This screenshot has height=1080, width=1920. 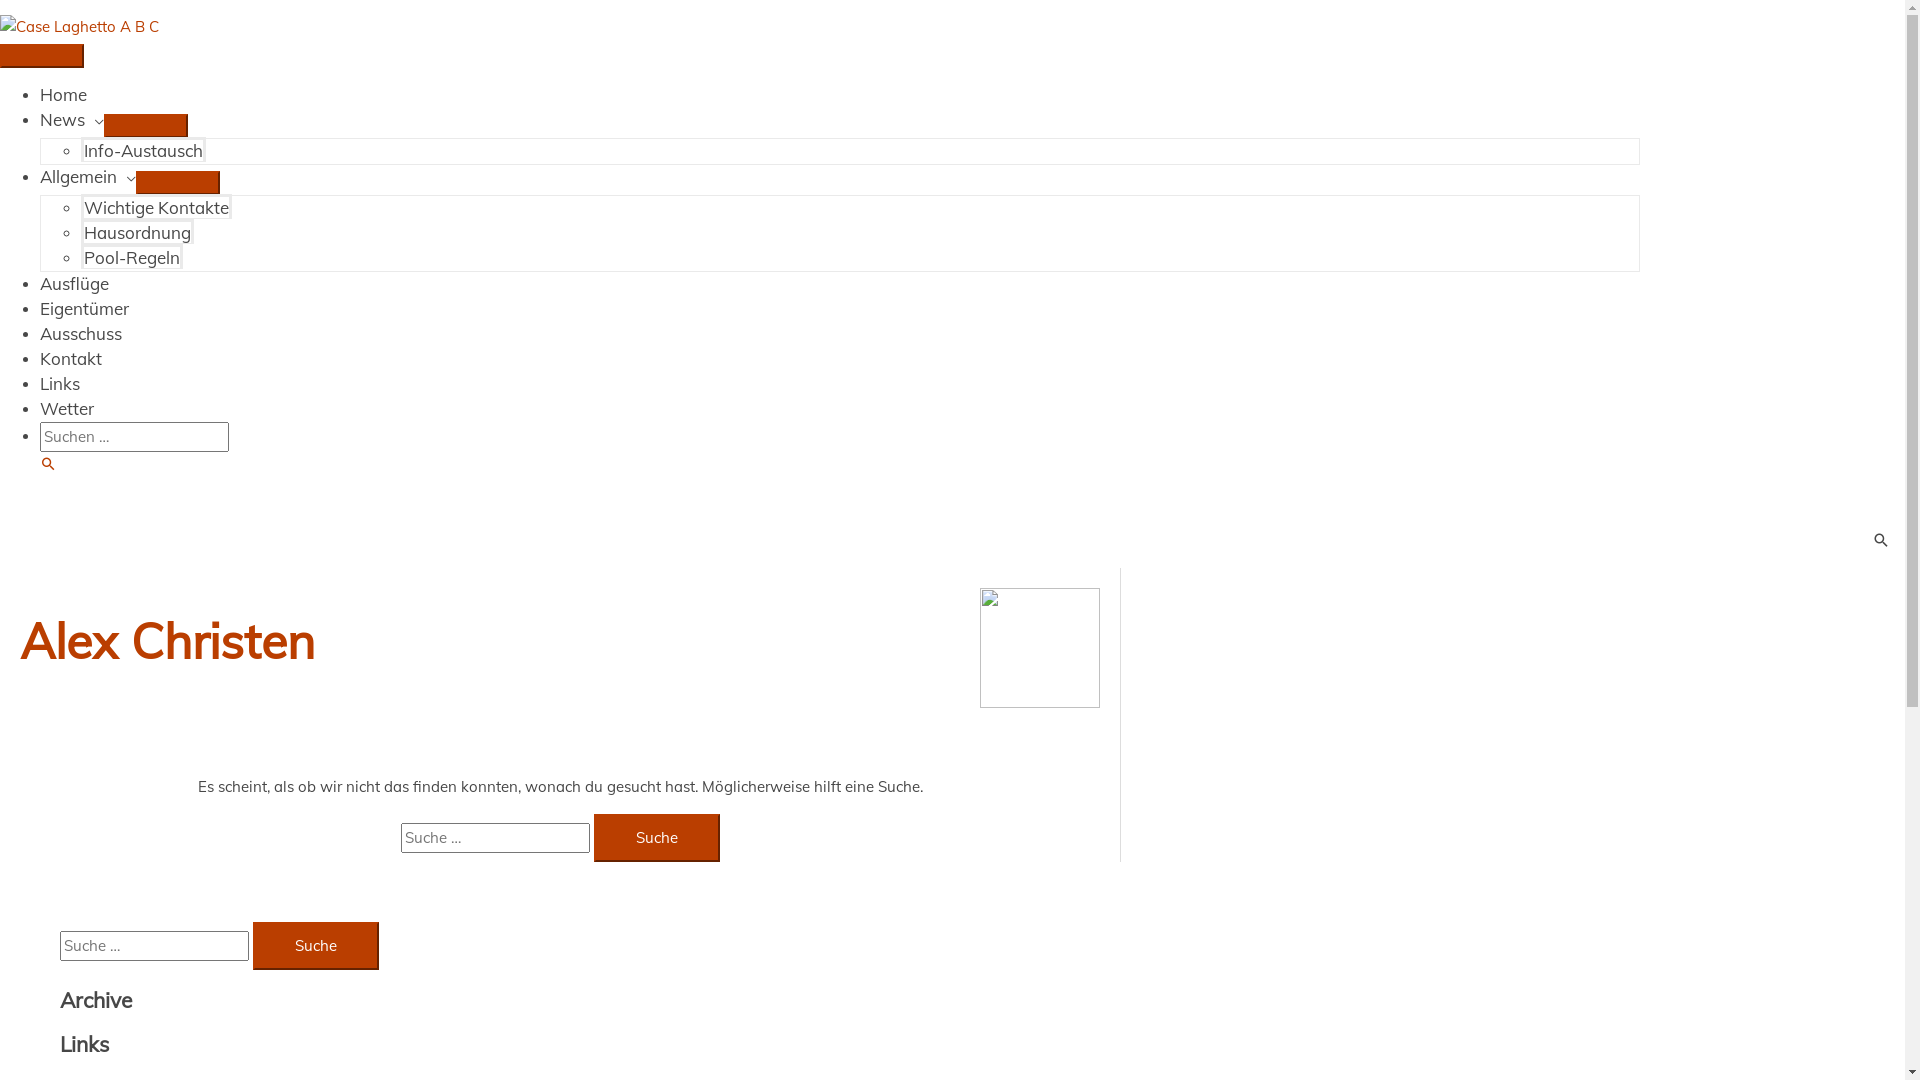 I want to click on 'Kontakt', so click(x=71, y=357).